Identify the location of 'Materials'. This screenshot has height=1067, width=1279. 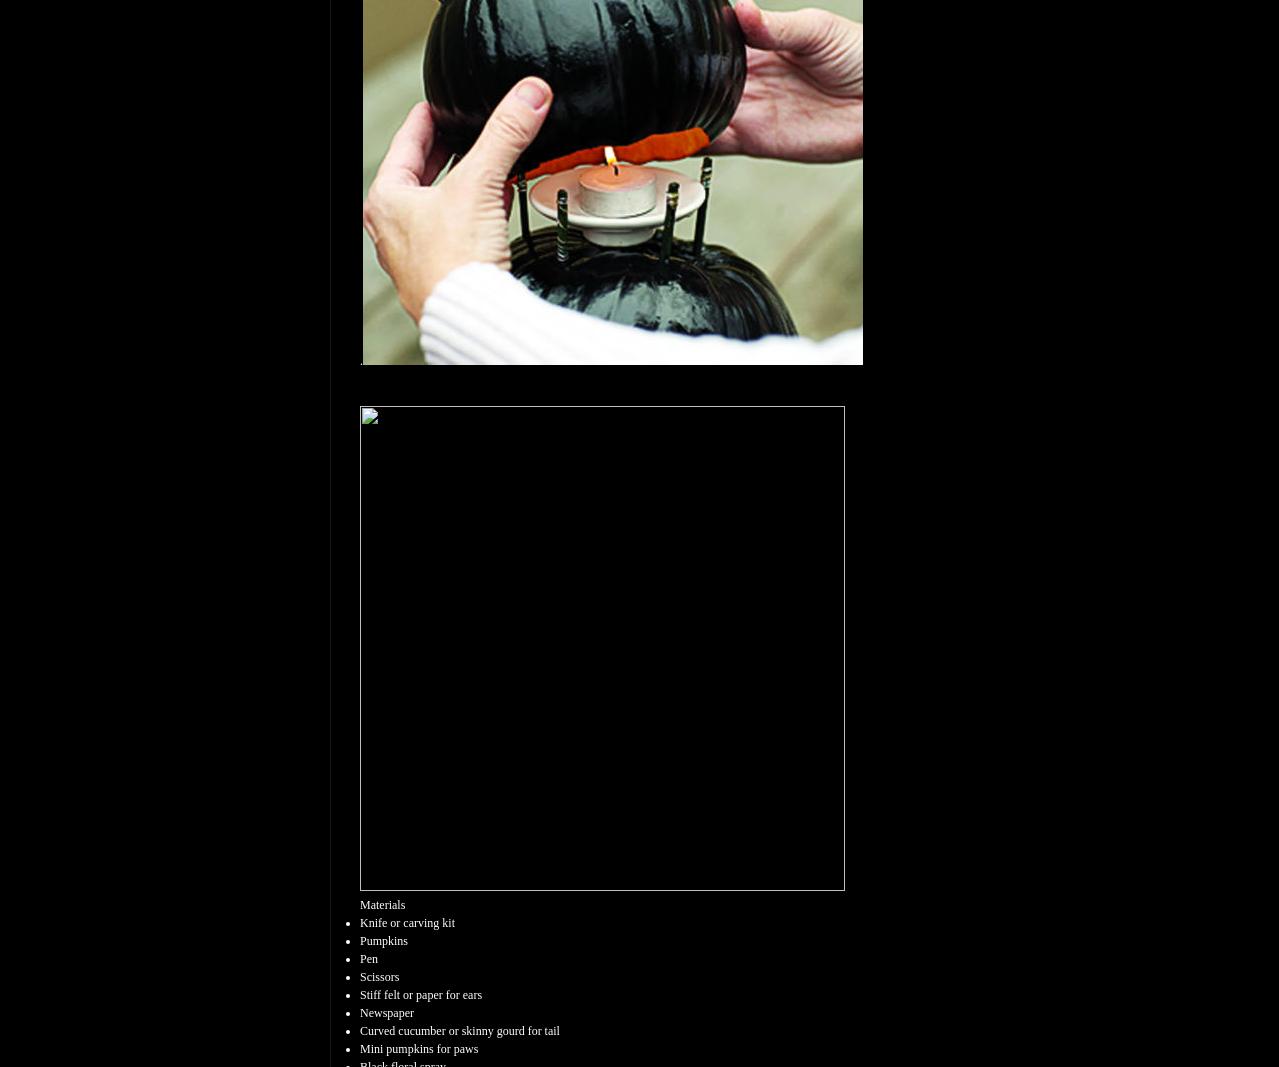
(381, 905).